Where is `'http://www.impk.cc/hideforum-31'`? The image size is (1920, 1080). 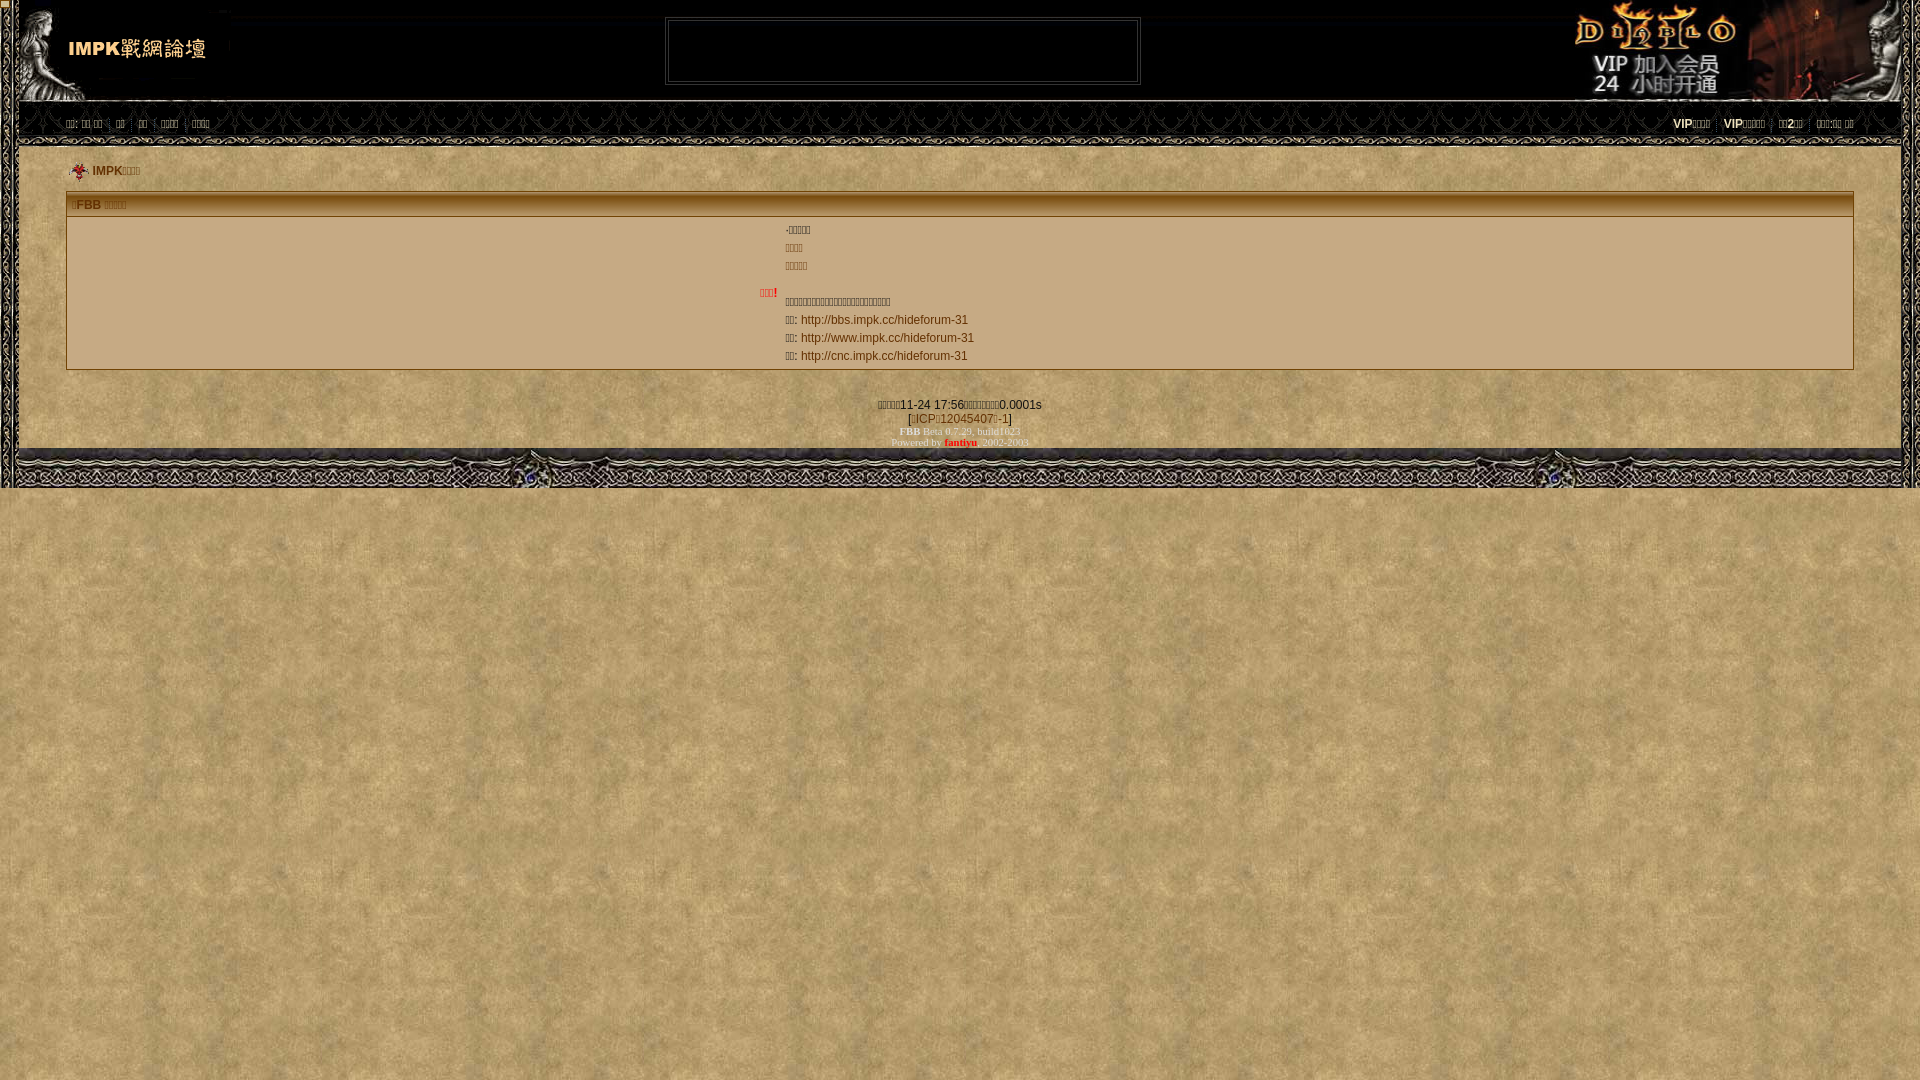
'http://www.impk.cc/hideforum-31' is located at coordinates (886, 337).